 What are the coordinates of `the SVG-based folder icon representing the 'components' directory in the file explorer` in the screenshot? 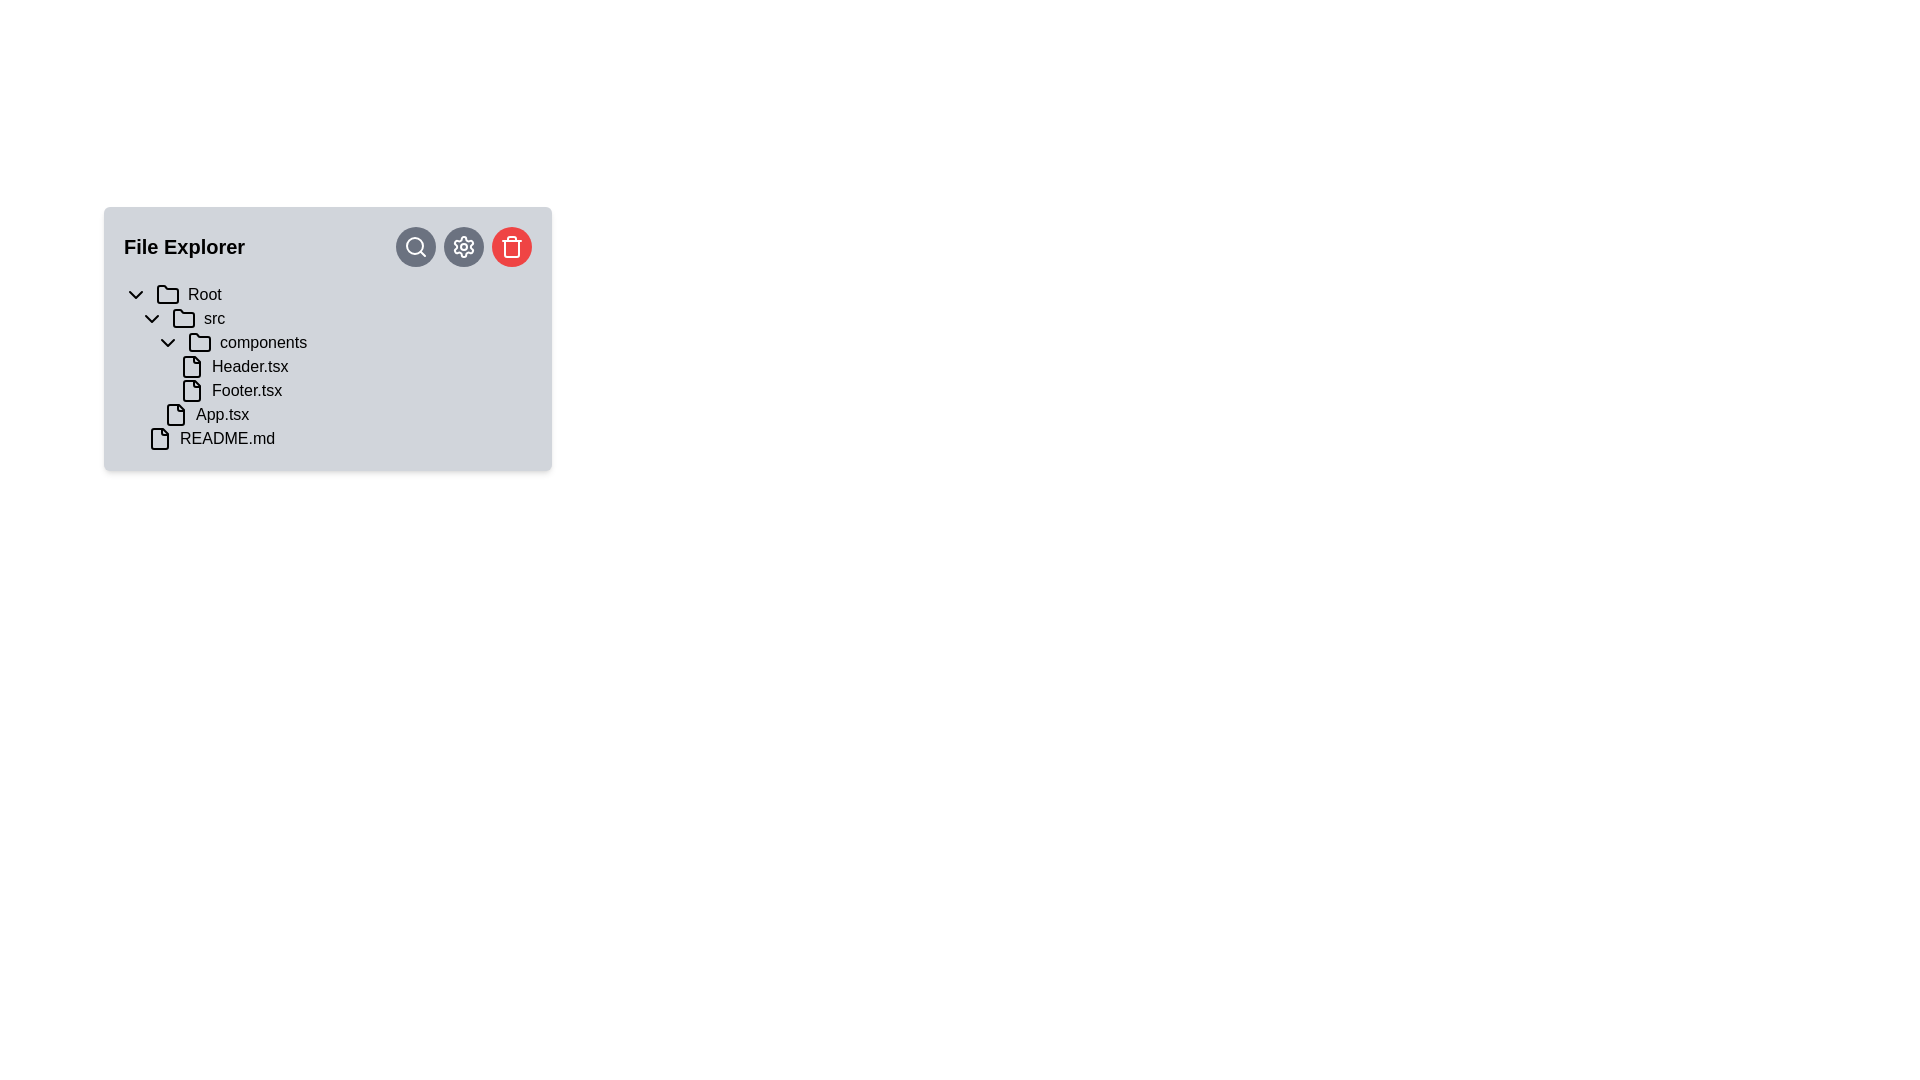 It's located at (200, 342).